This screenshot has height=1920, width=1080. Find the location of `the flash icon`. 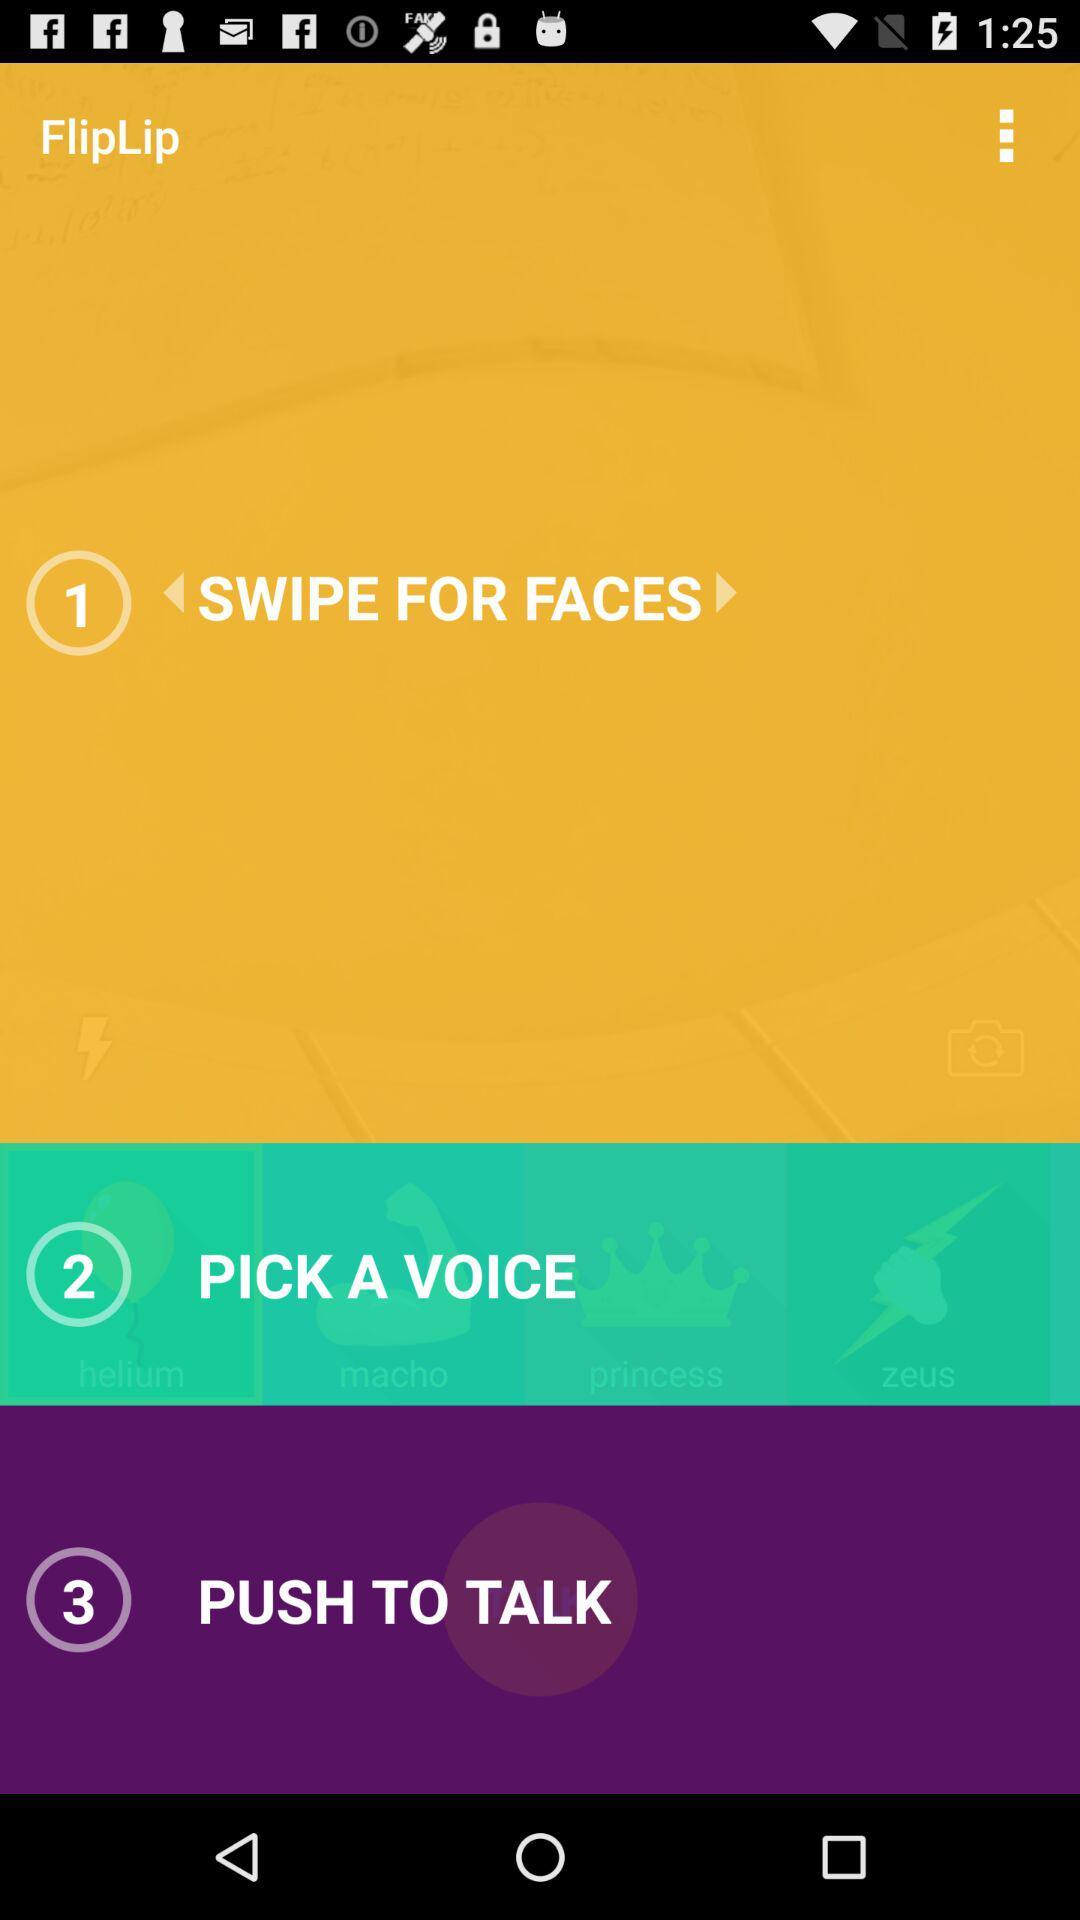

the flash icon is located at coordinates (94, 1122).